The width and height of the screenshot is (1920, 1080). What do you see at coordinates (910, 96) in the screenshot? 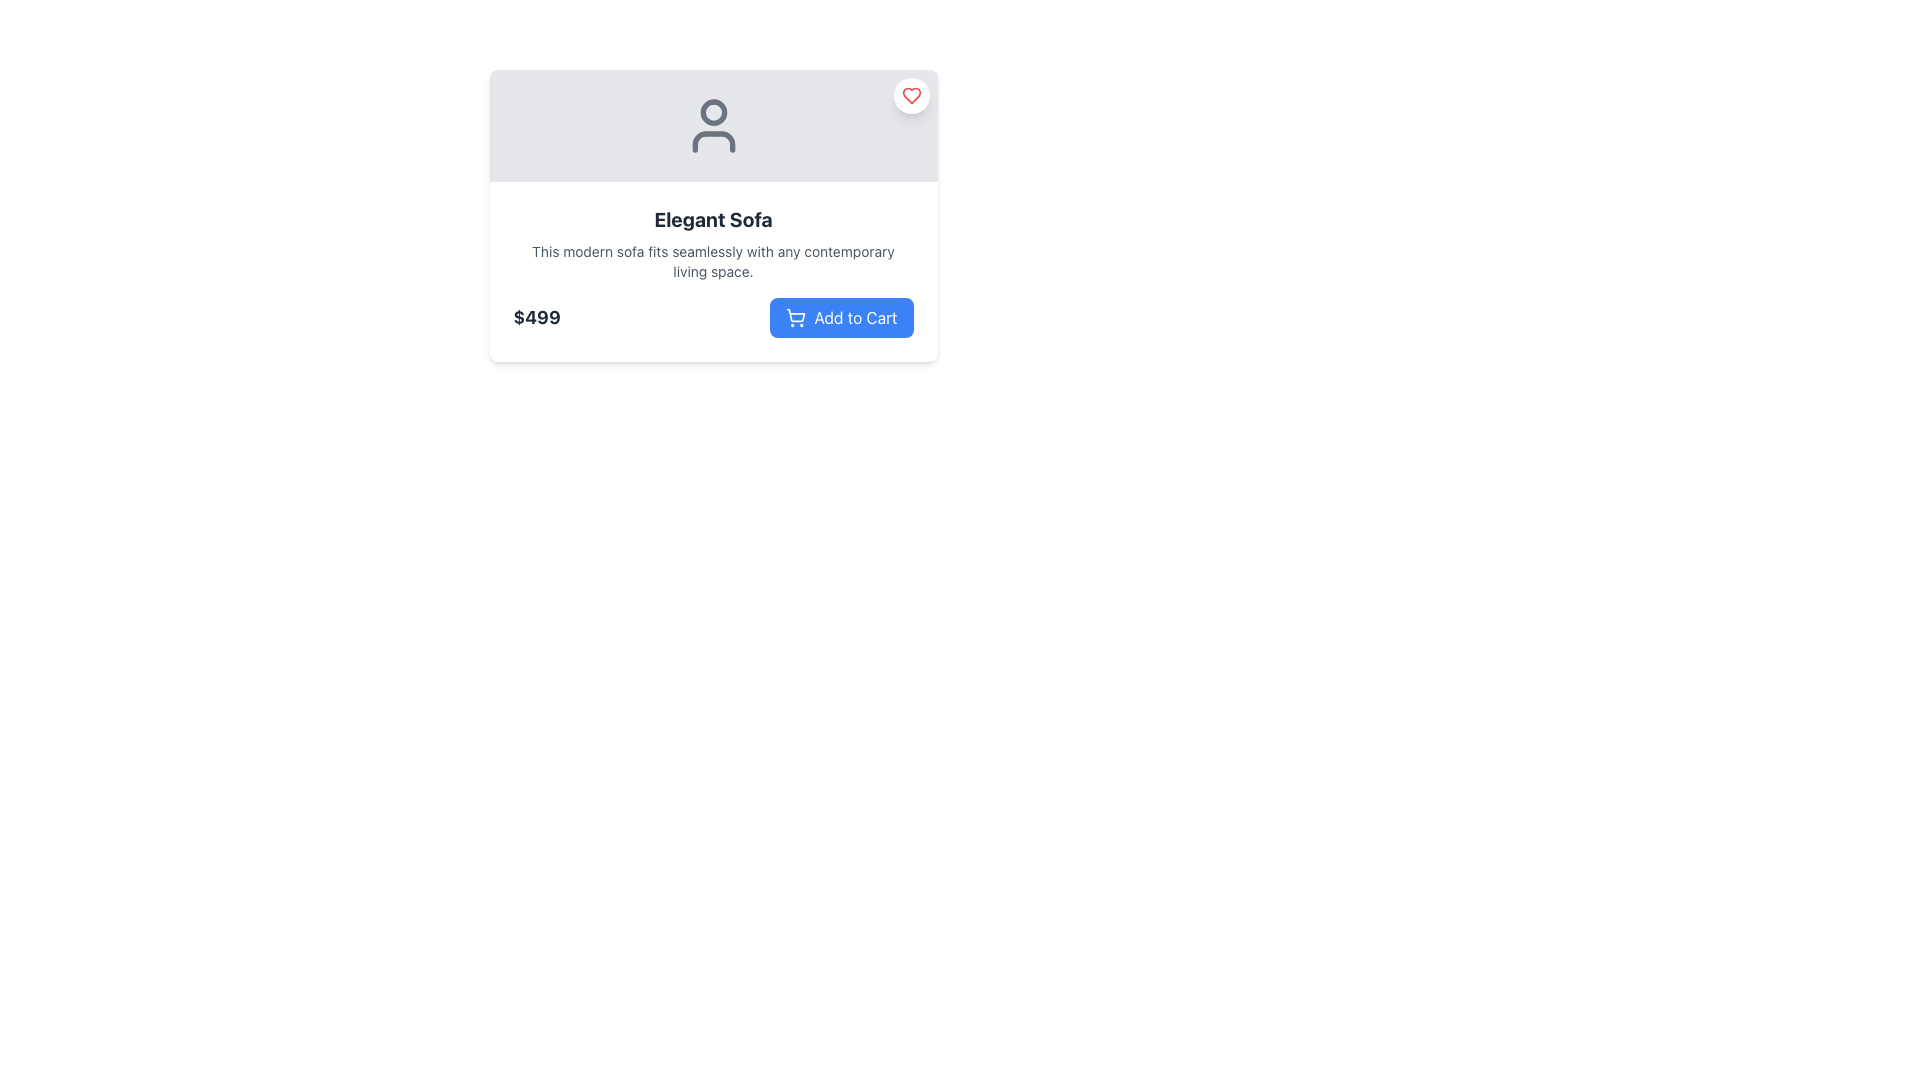
I see `the heart icon located inside the circular button at the top-right corner of the card to favorite the item` at bounding box center [910, 96].